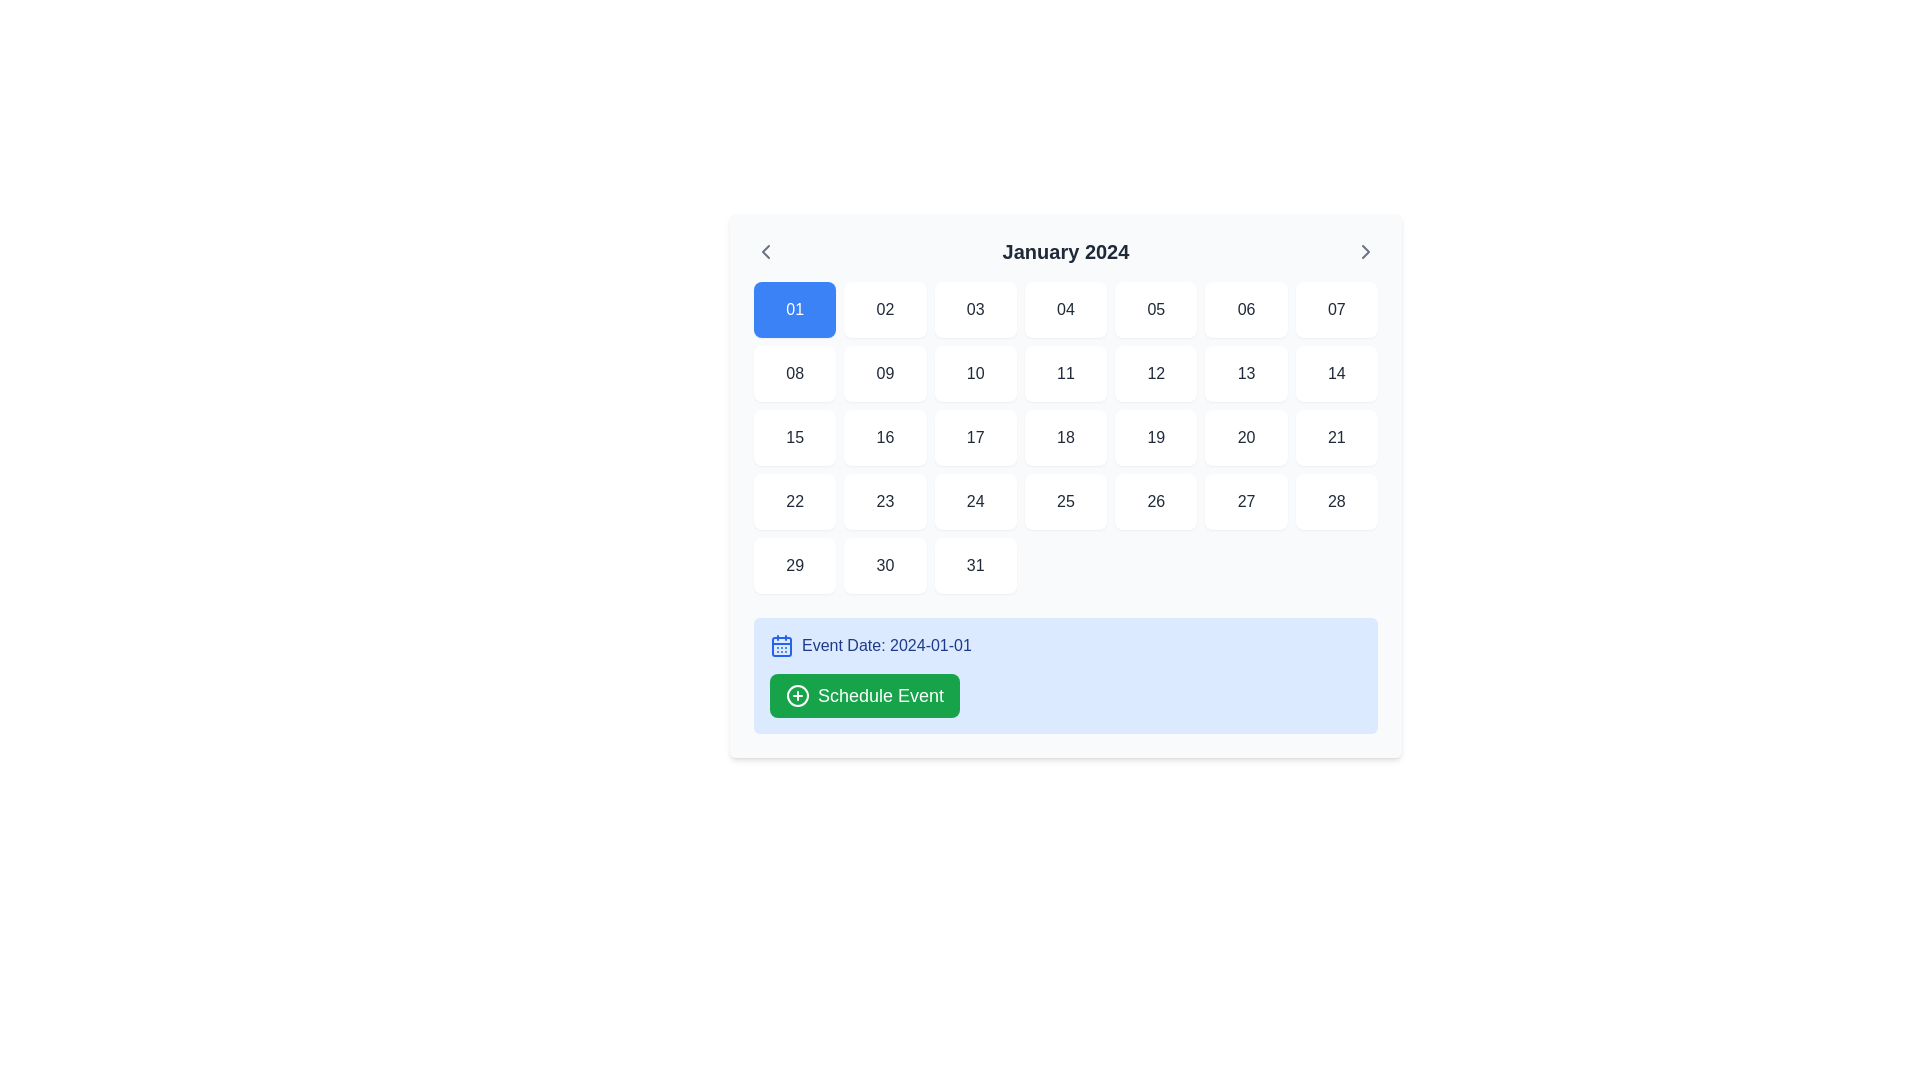 Image resolution: width=1920 pixels, height=1080 pixels. I want to click on the rectangular button with the text '06' in a dark gray font, which is located in the top row, 6th column of the grid-style calendar layout, so click(1245, 309).